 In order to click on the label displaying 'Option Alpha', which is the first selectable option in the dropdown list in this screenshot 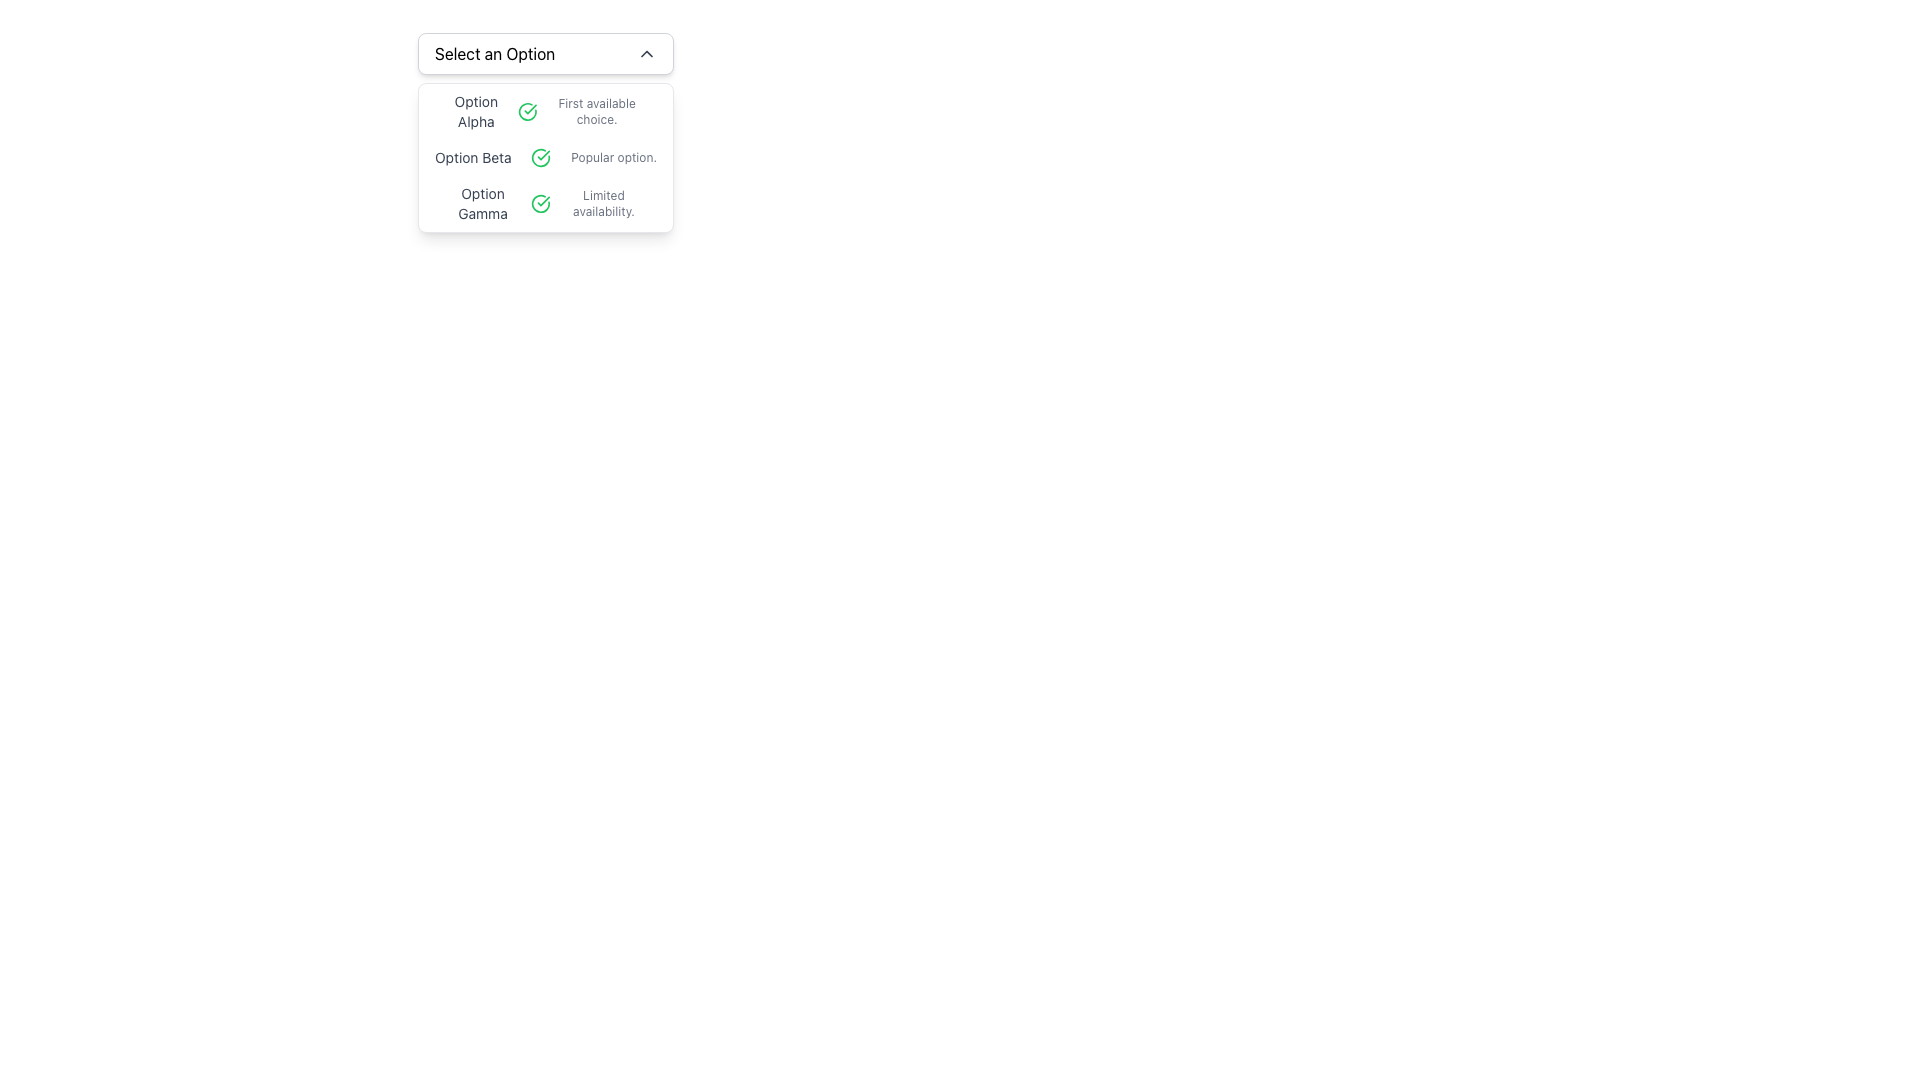, I will do `click(475, 111)`.